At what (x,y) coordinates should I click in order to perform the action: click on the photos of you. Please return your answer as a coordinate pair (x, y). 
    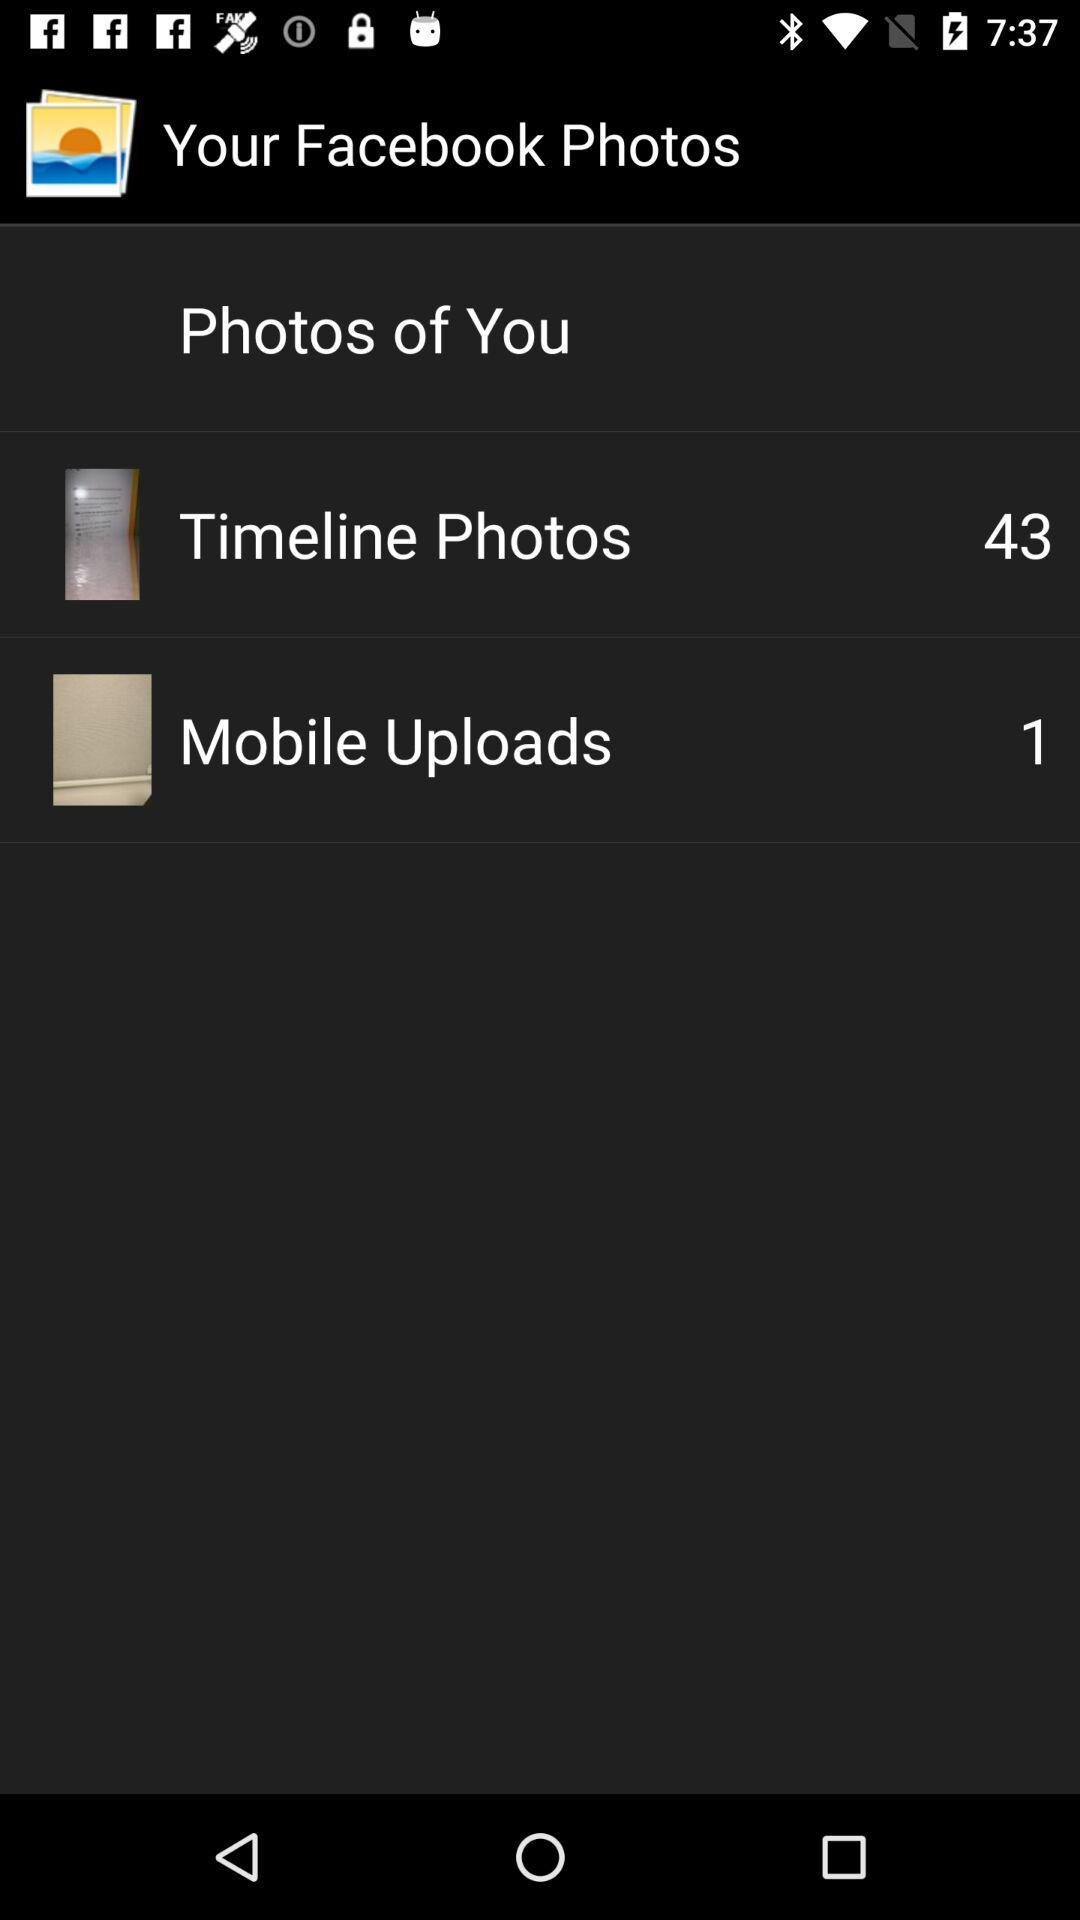
    Looking at the image, I should click on (615, 328).